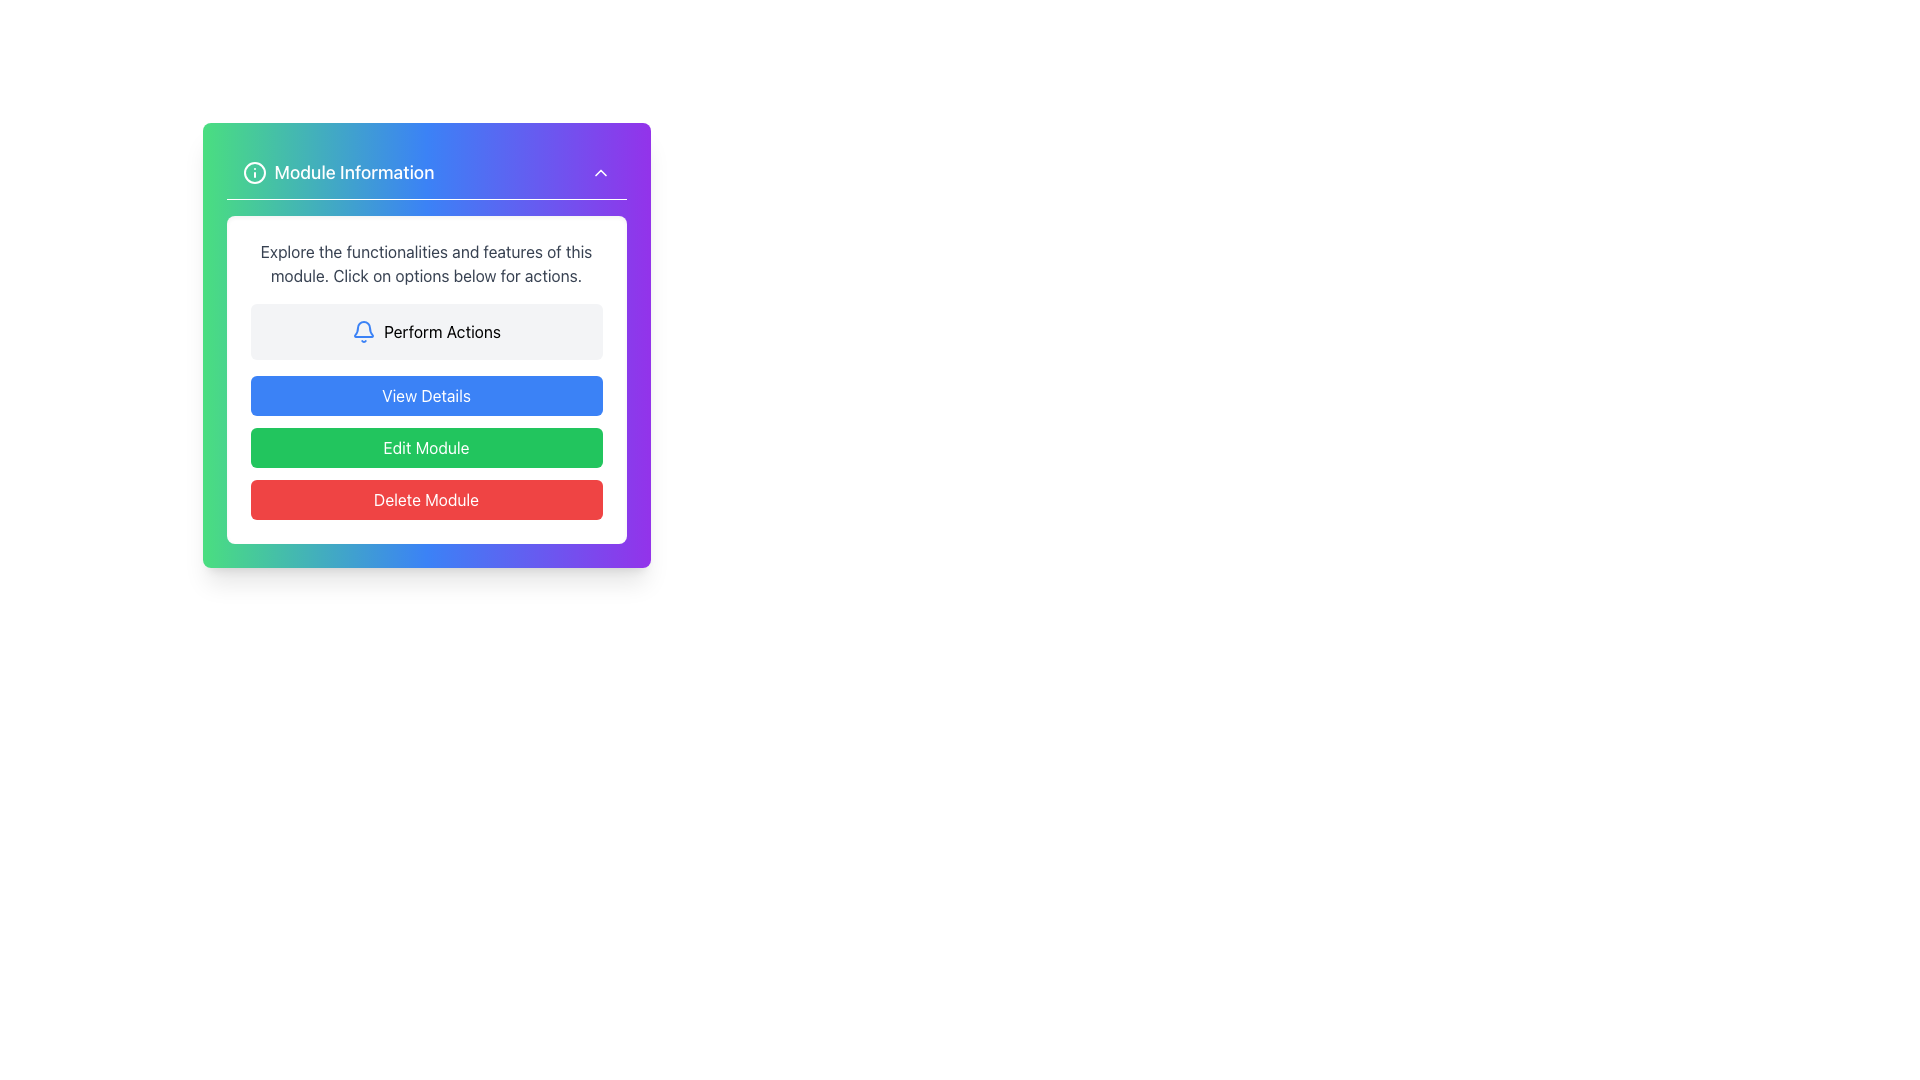  Describe the element at coordinates (425, 262) in the screenshot. I see `instructions provided in the informational text block located below the section title 'Module Information' in the rectangular card layout` at that location.